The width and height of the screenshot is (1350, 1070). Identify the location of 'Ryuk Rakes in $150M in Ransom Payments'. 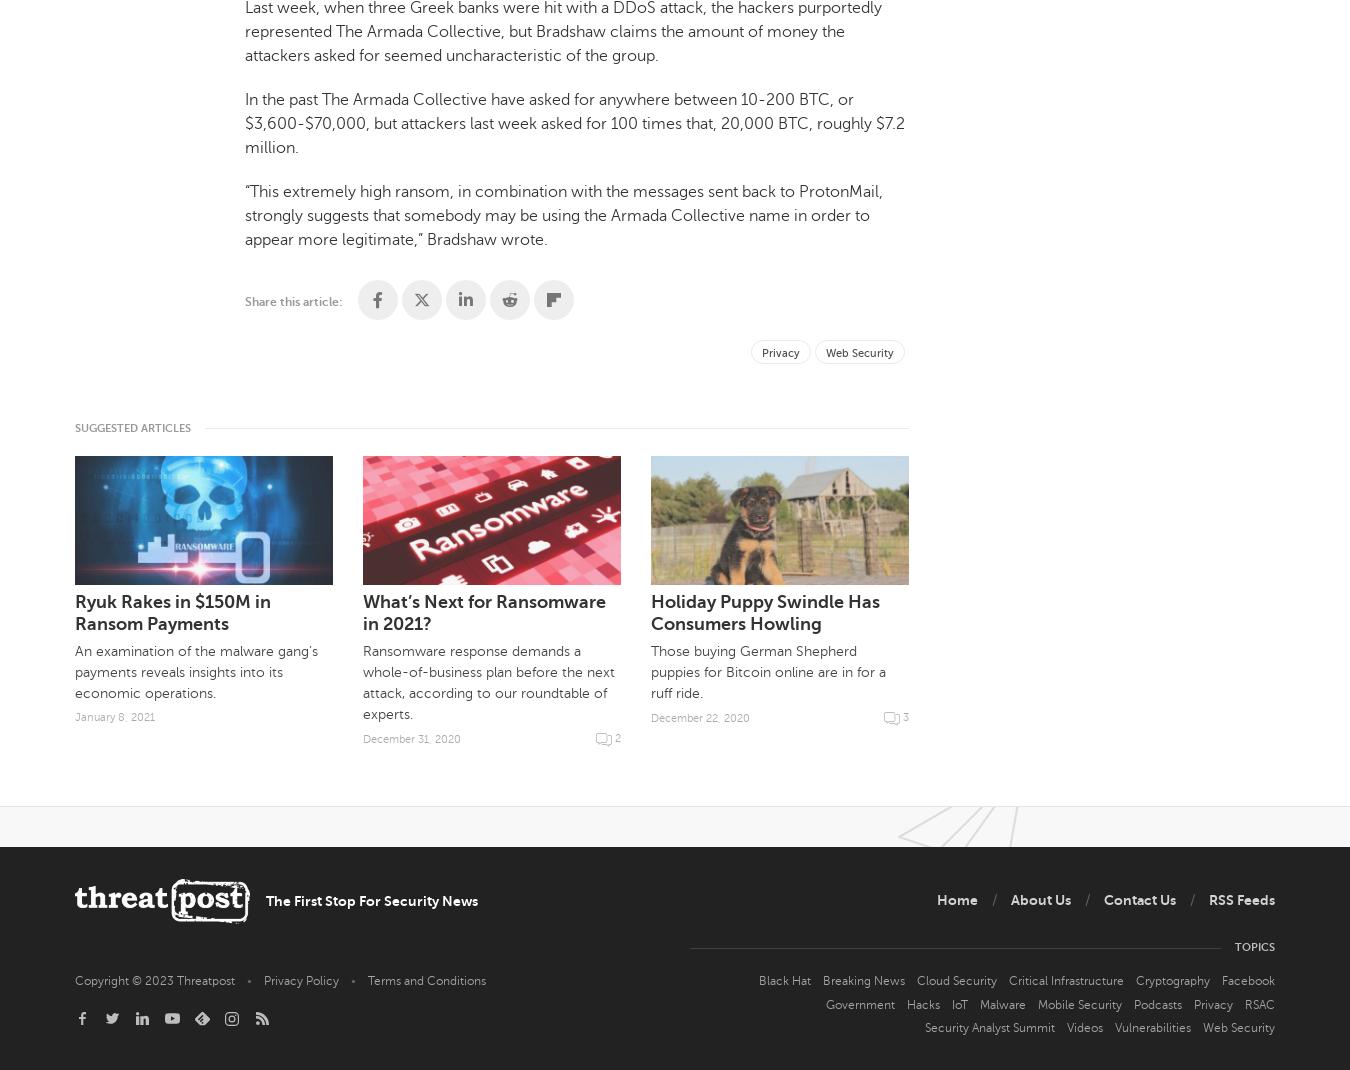
(172, 611).